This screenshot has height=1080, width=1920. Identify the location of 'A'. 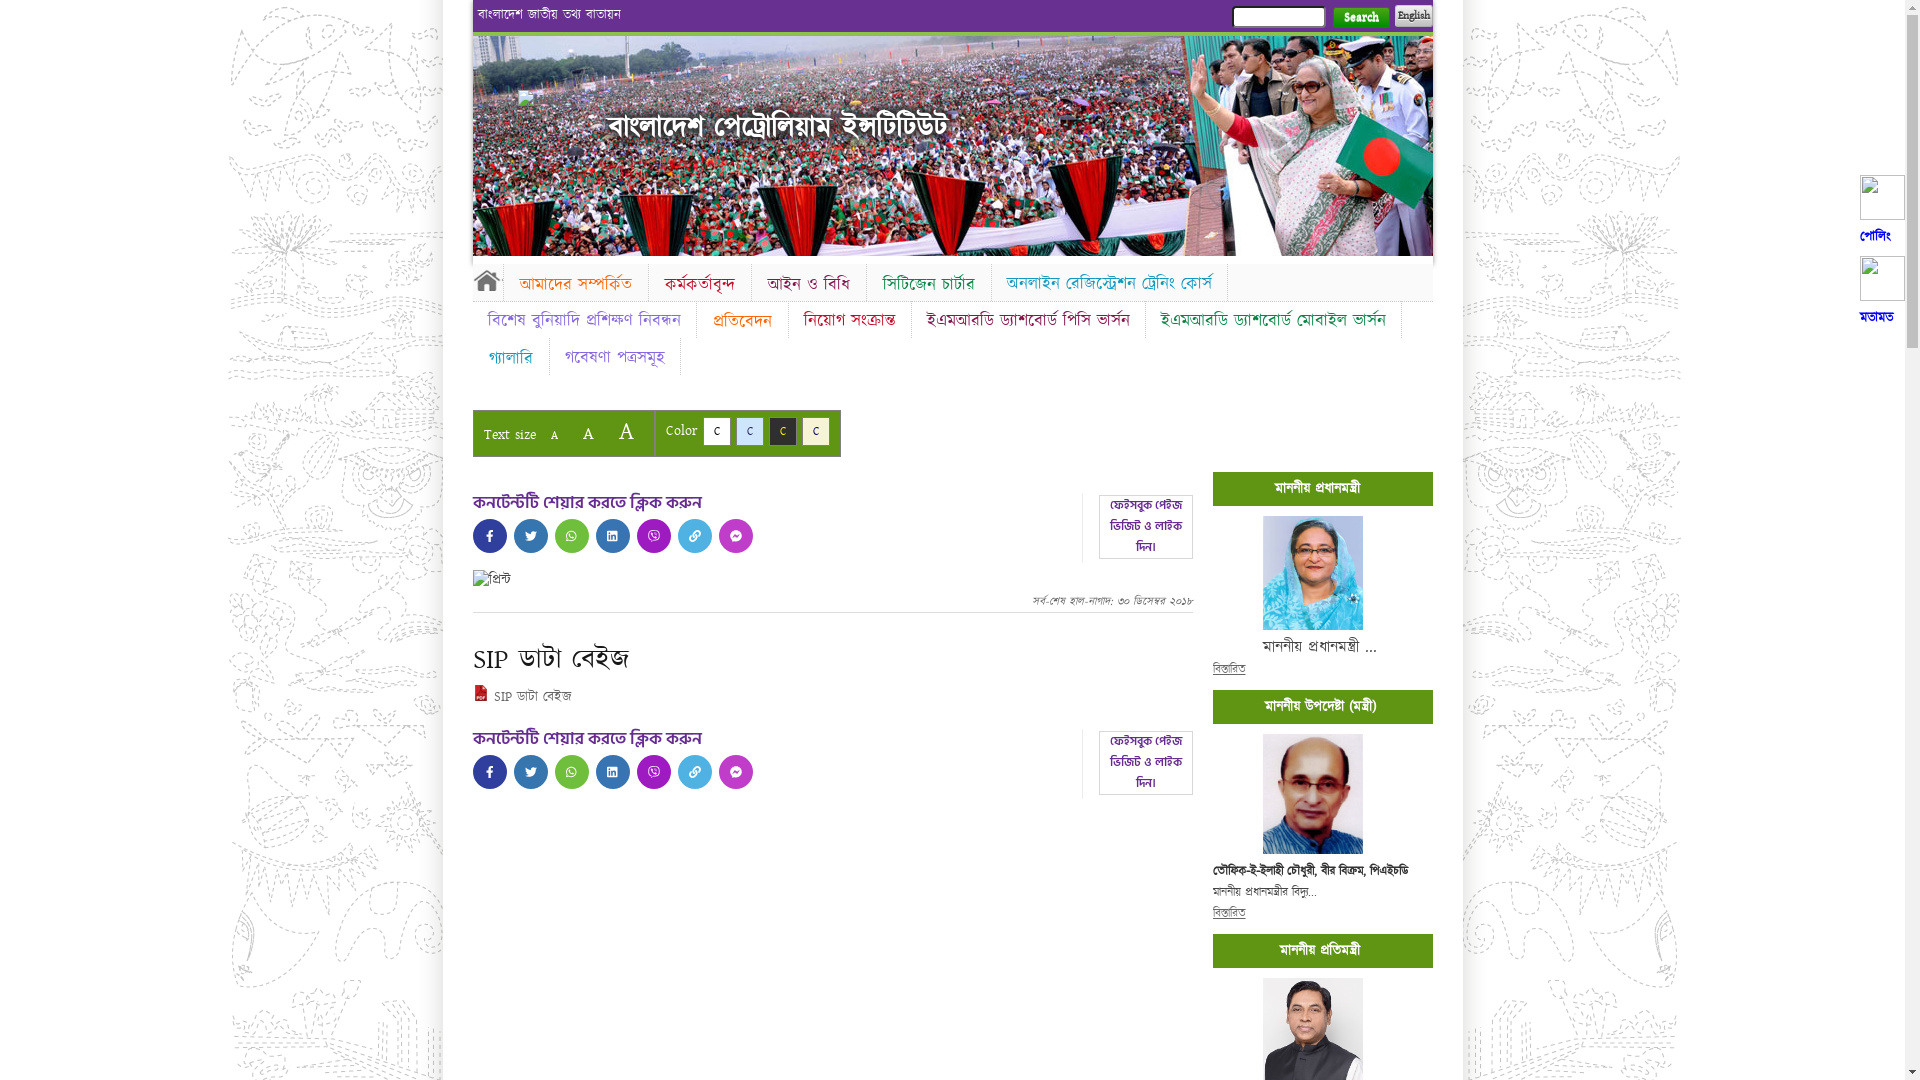
(539, 434).